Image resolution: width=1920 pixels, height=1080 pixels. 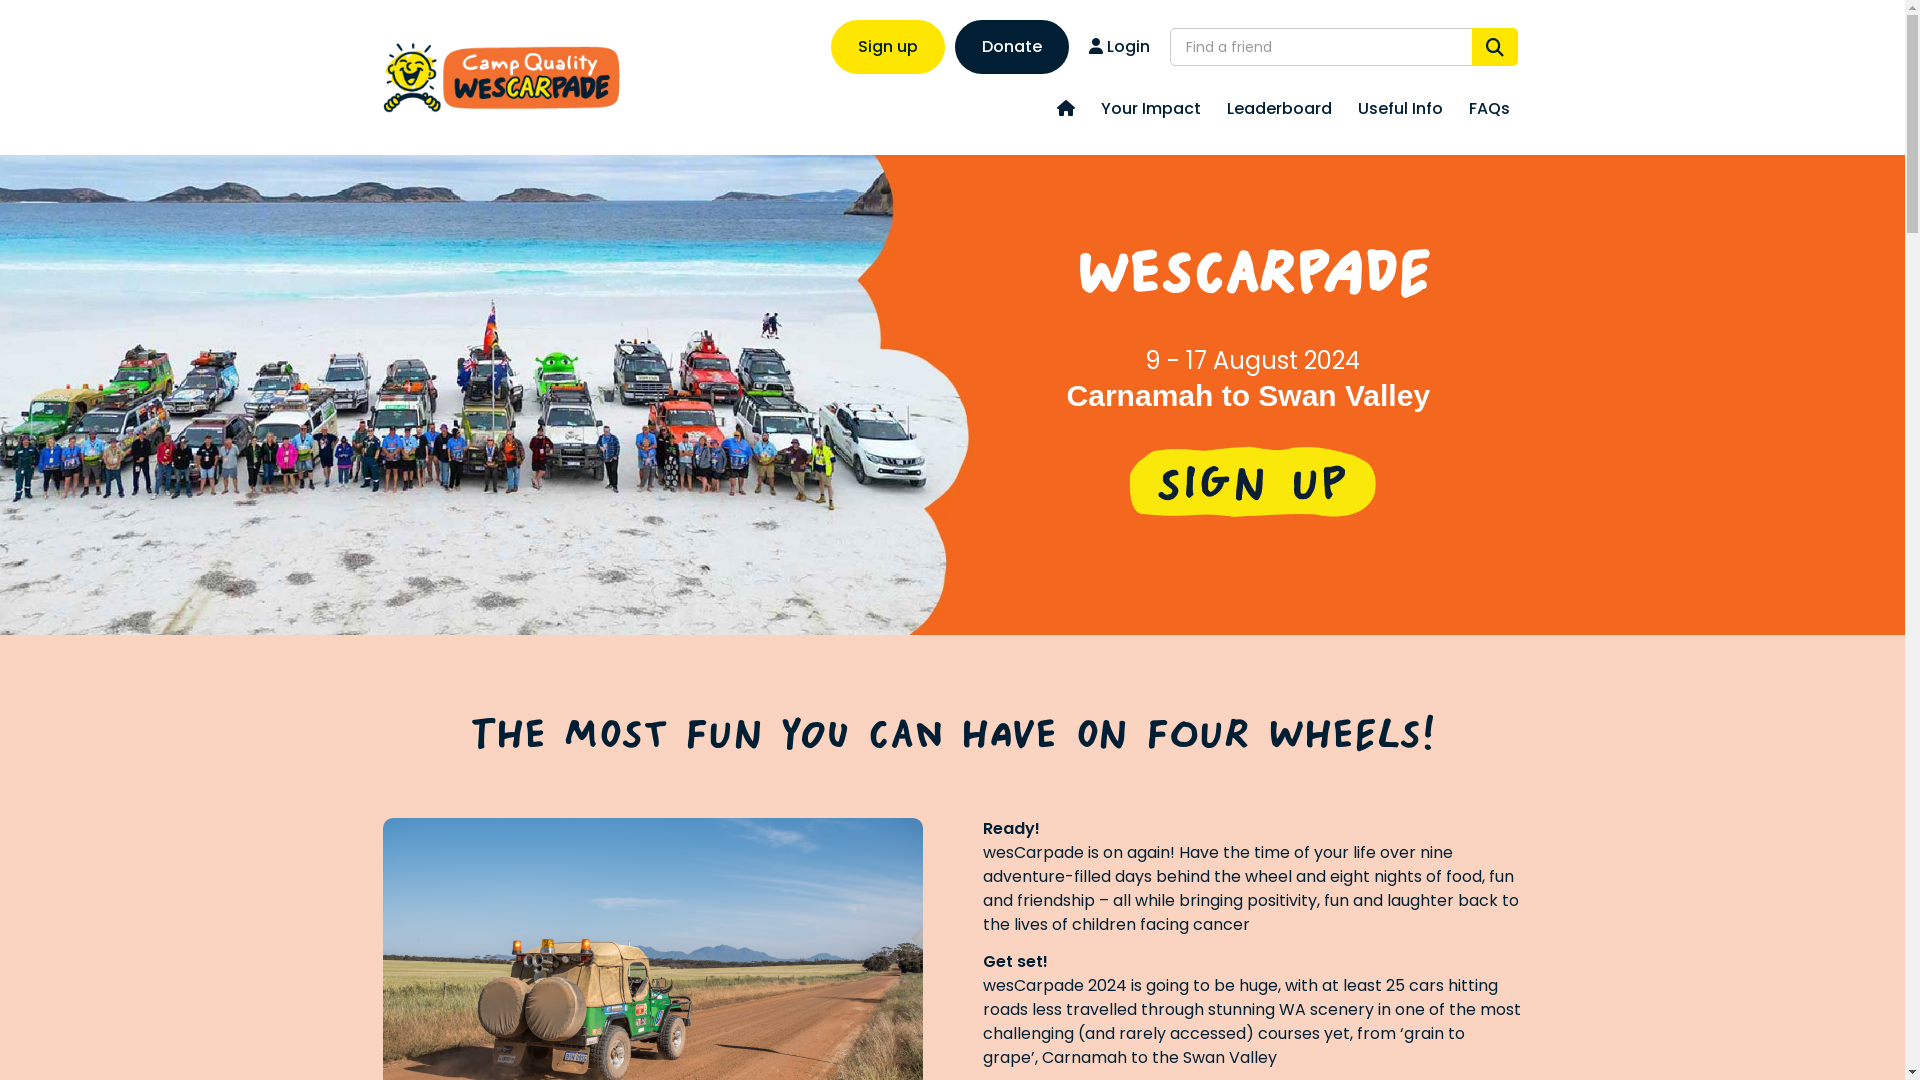 What do you see at coordinates (886, 45) in the screenshot?
I see `'Sign up'` at bounding box center [886, 45].